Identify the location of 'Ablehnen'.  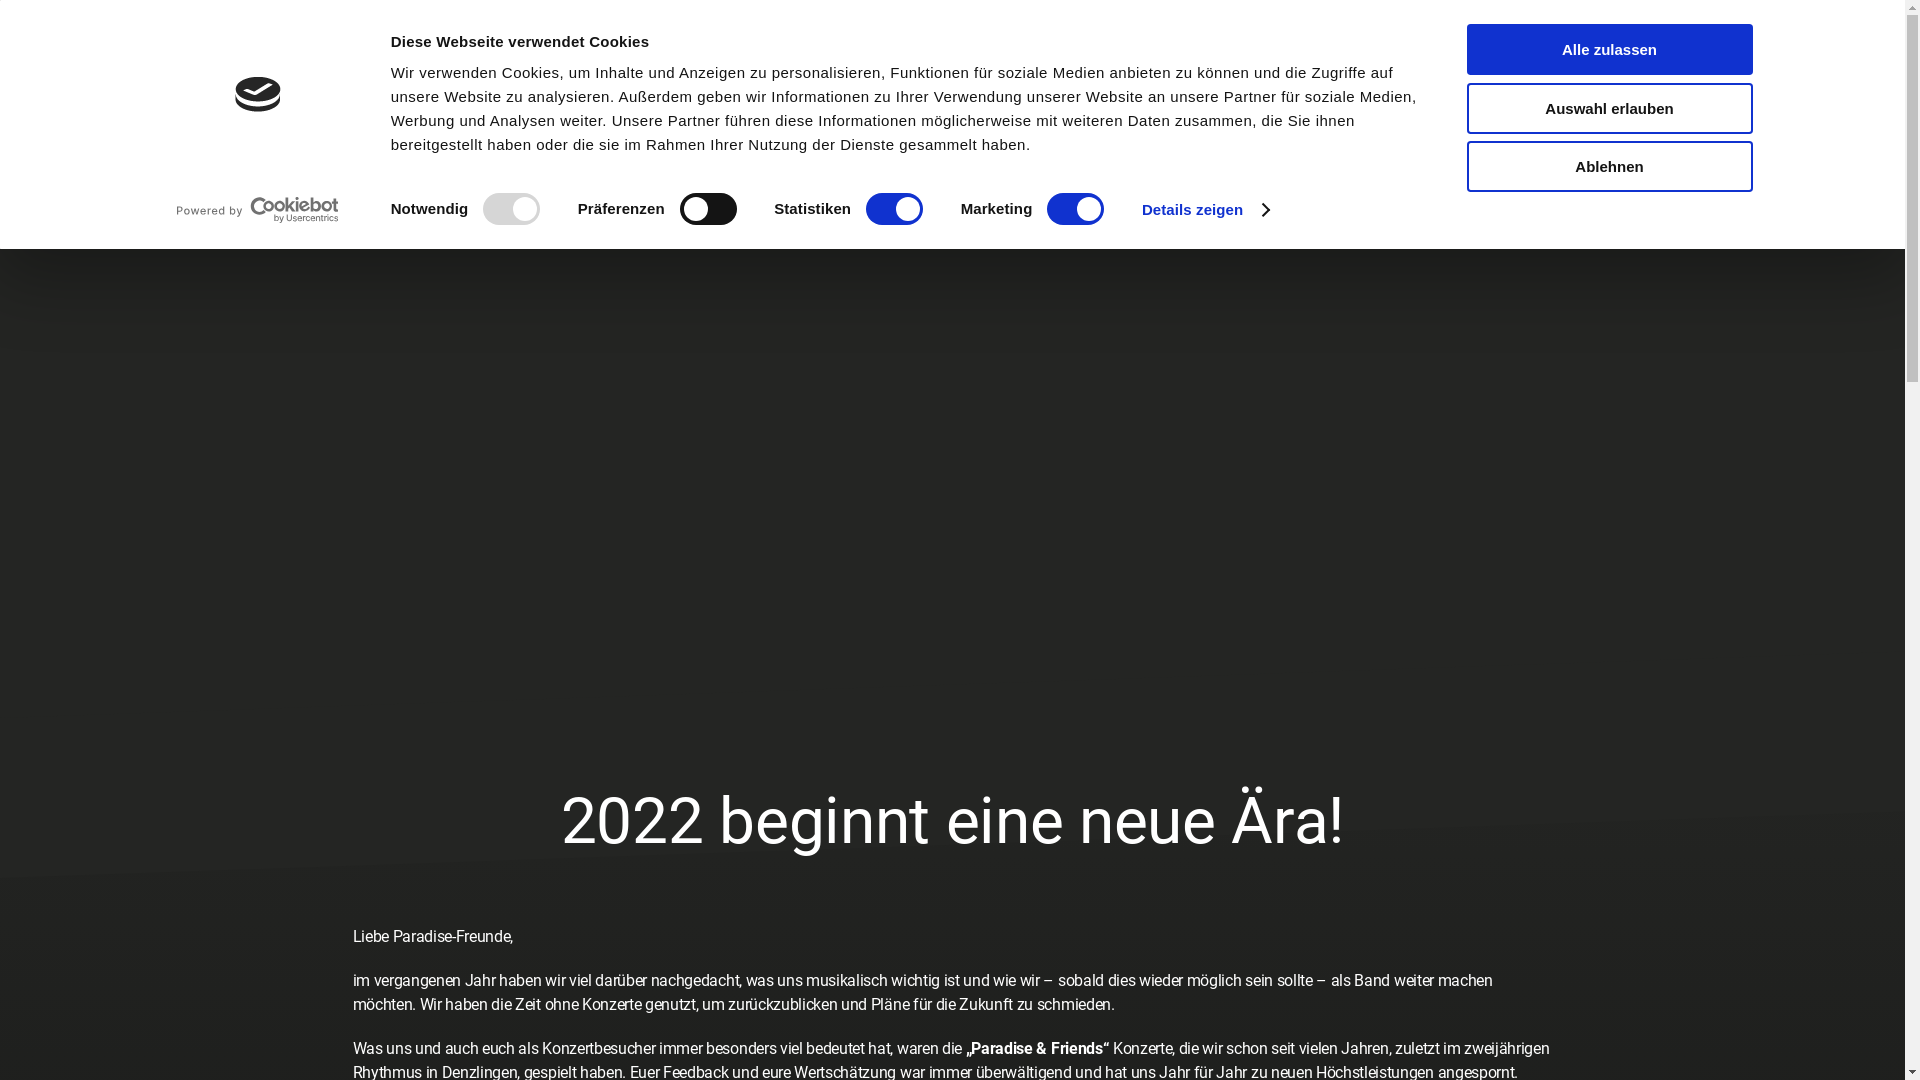
(1608, 165).